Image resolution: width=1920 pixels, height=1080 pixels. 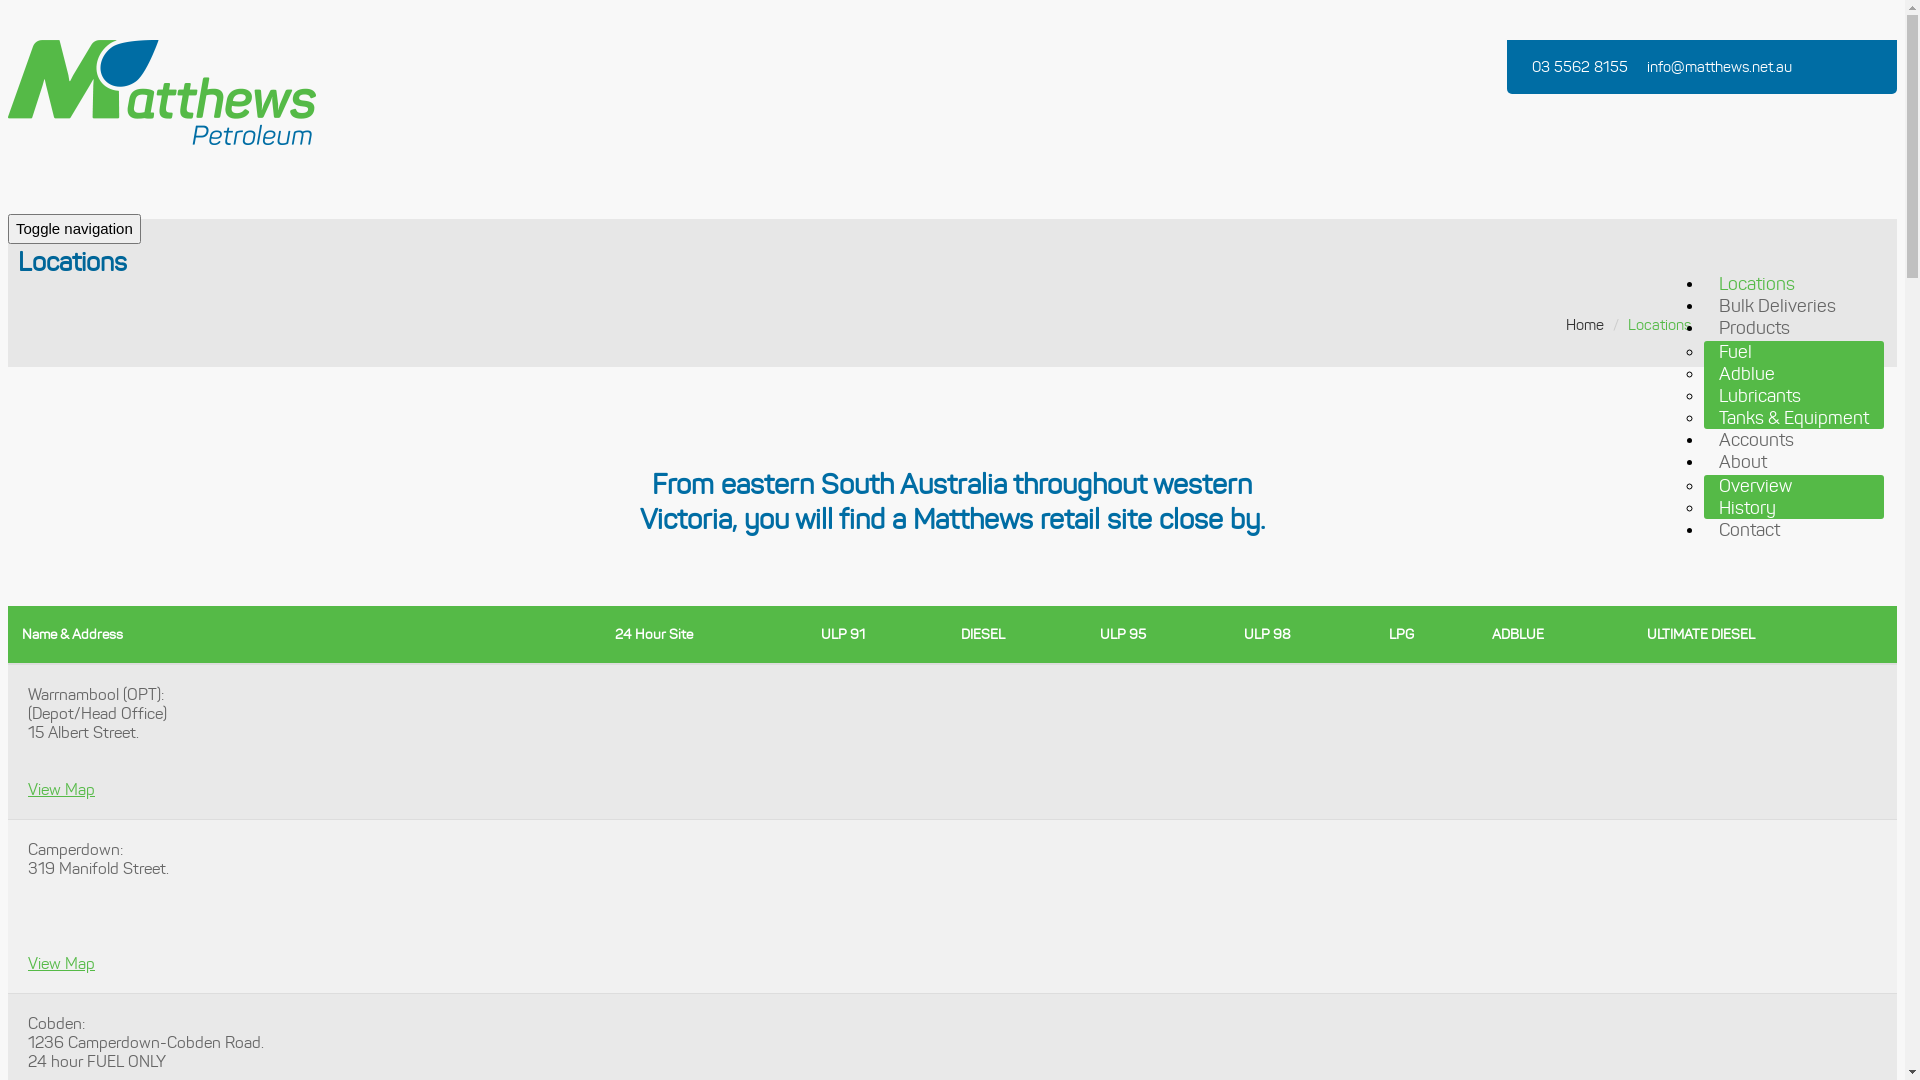 I want to click on 'History', so click(x=1746, y=507).